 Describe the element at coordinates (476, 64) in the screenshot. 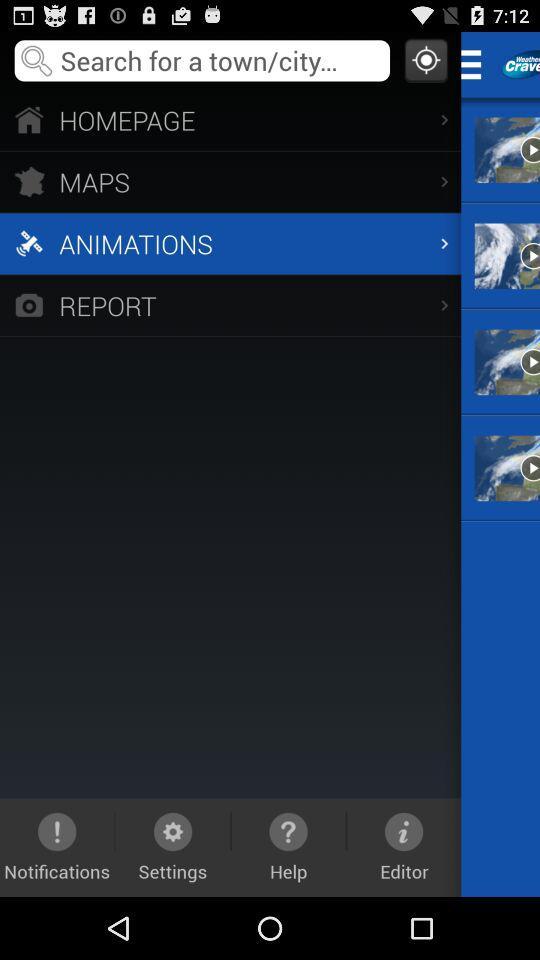

I see `app to the right of homepage item` at that location.